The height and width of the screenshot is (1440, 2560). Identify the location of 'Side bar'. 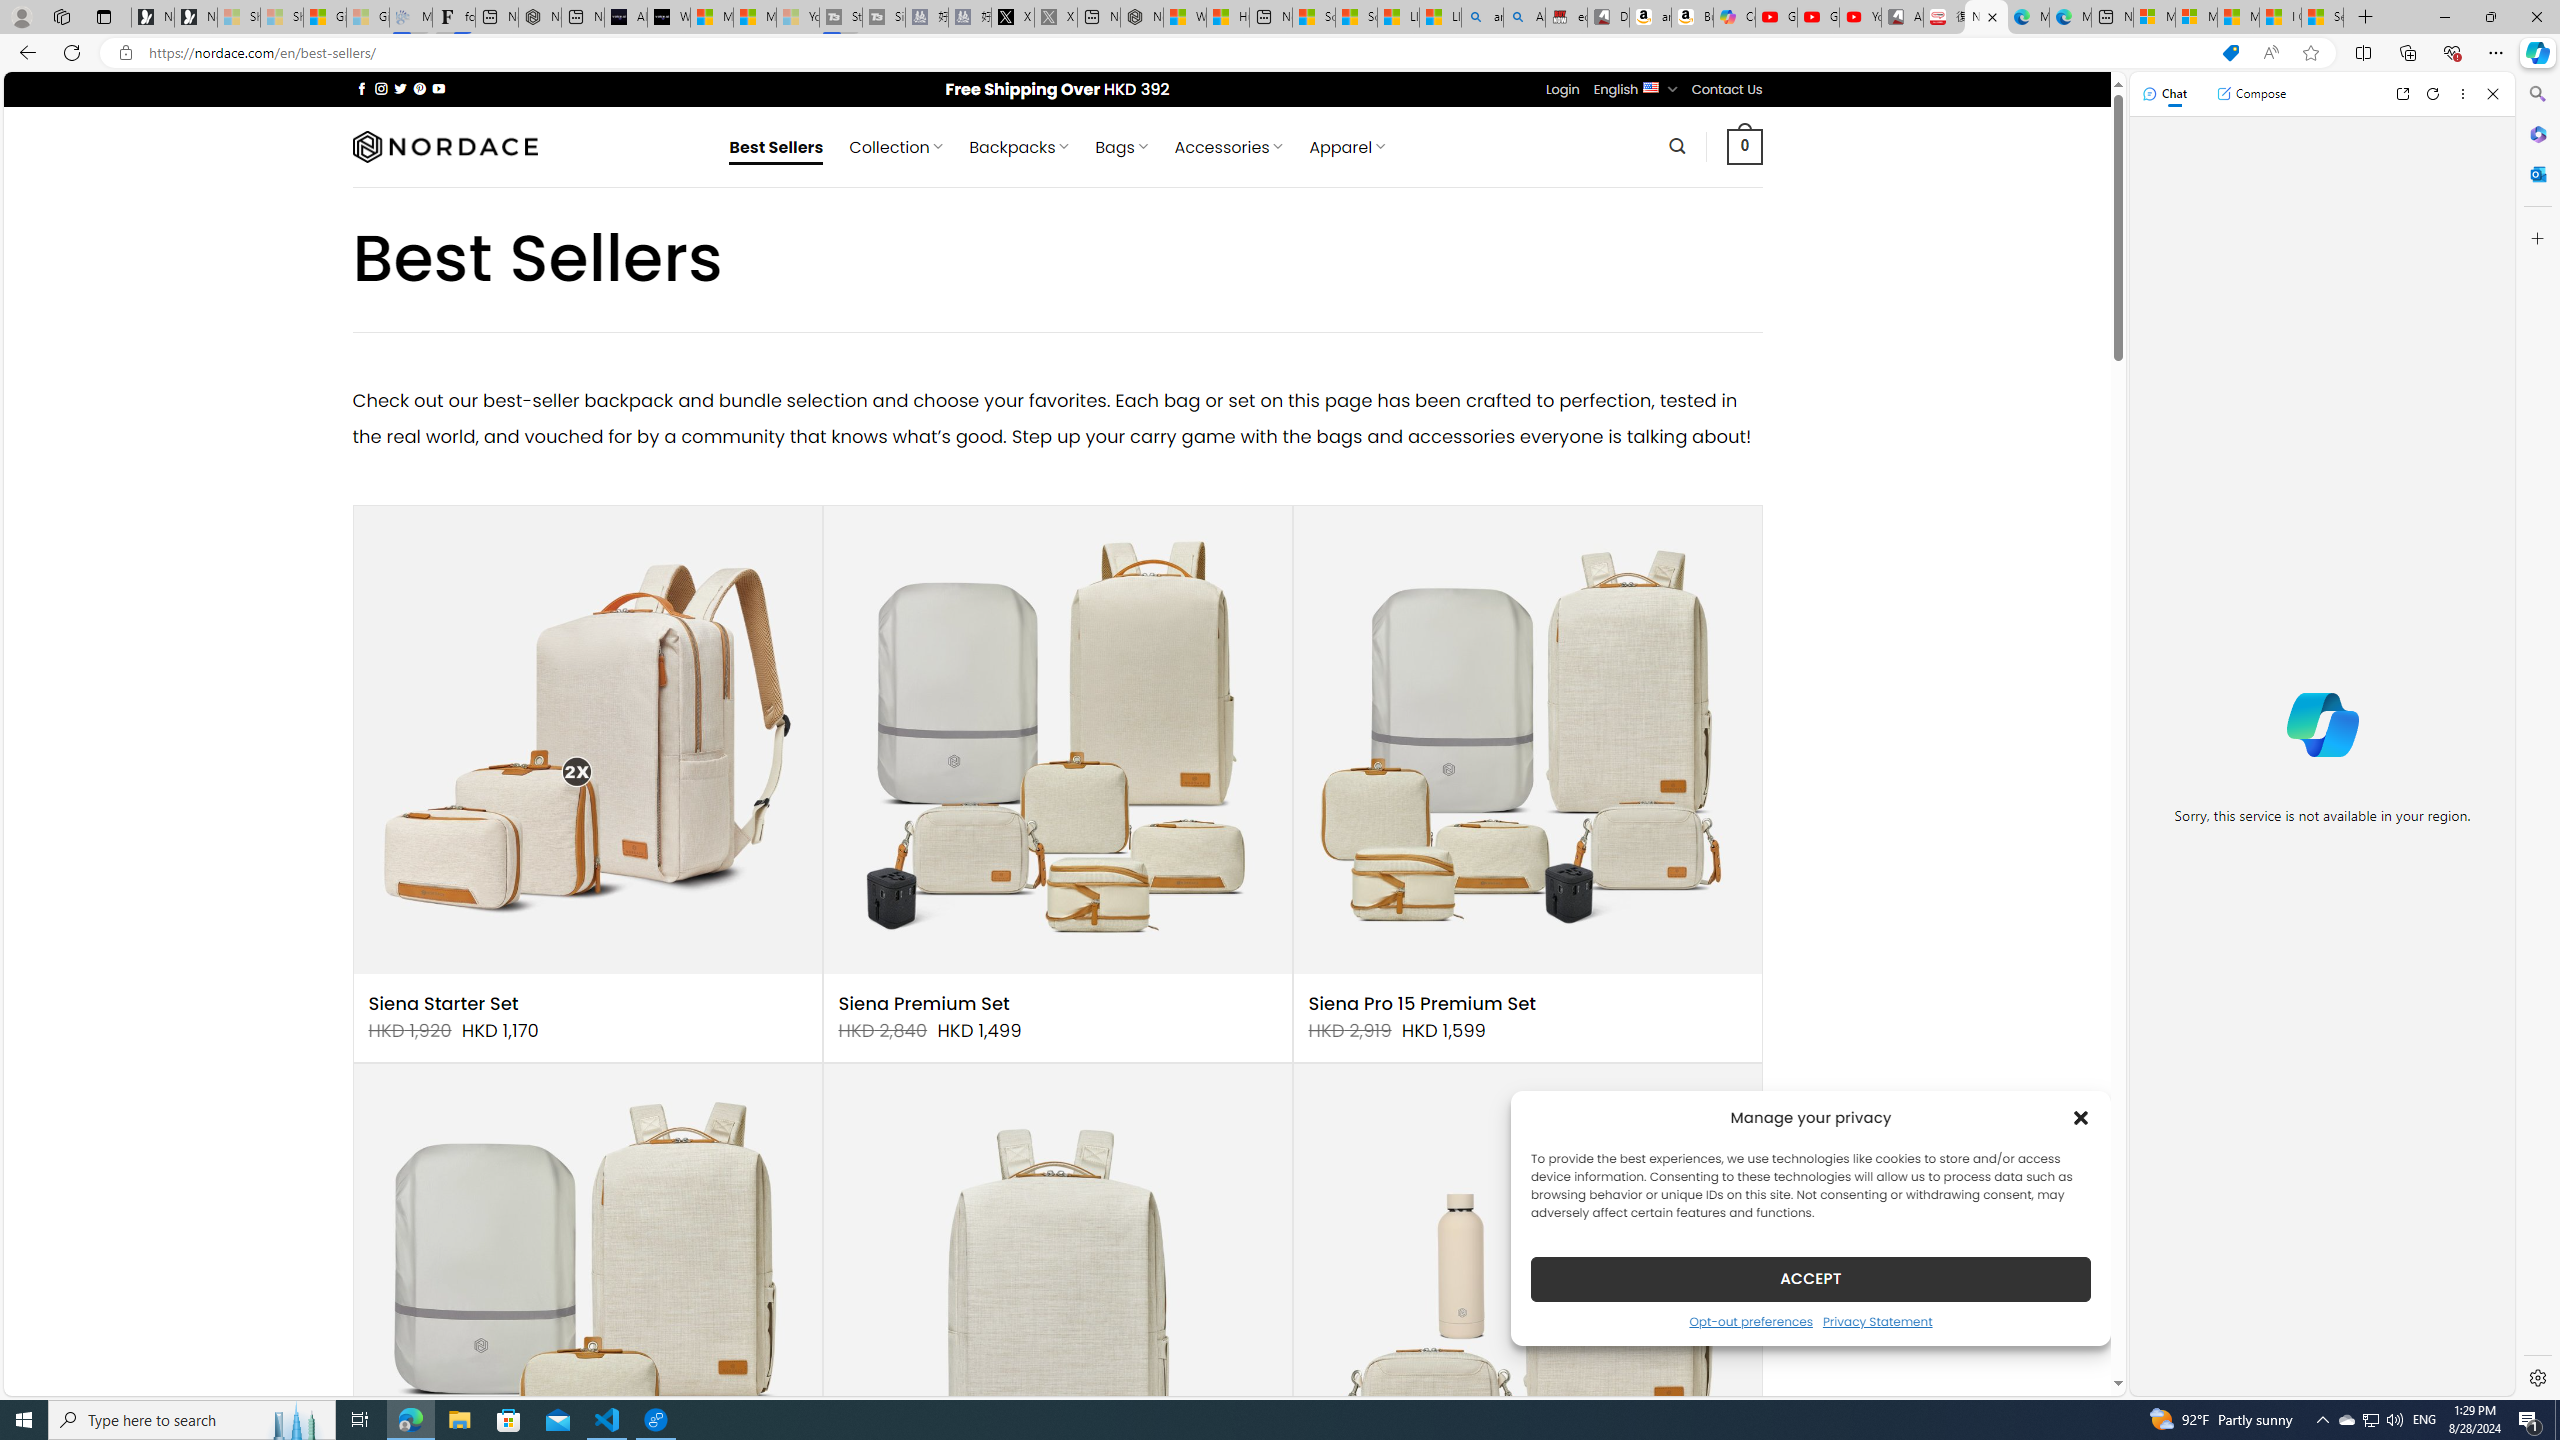
(2537, 735).